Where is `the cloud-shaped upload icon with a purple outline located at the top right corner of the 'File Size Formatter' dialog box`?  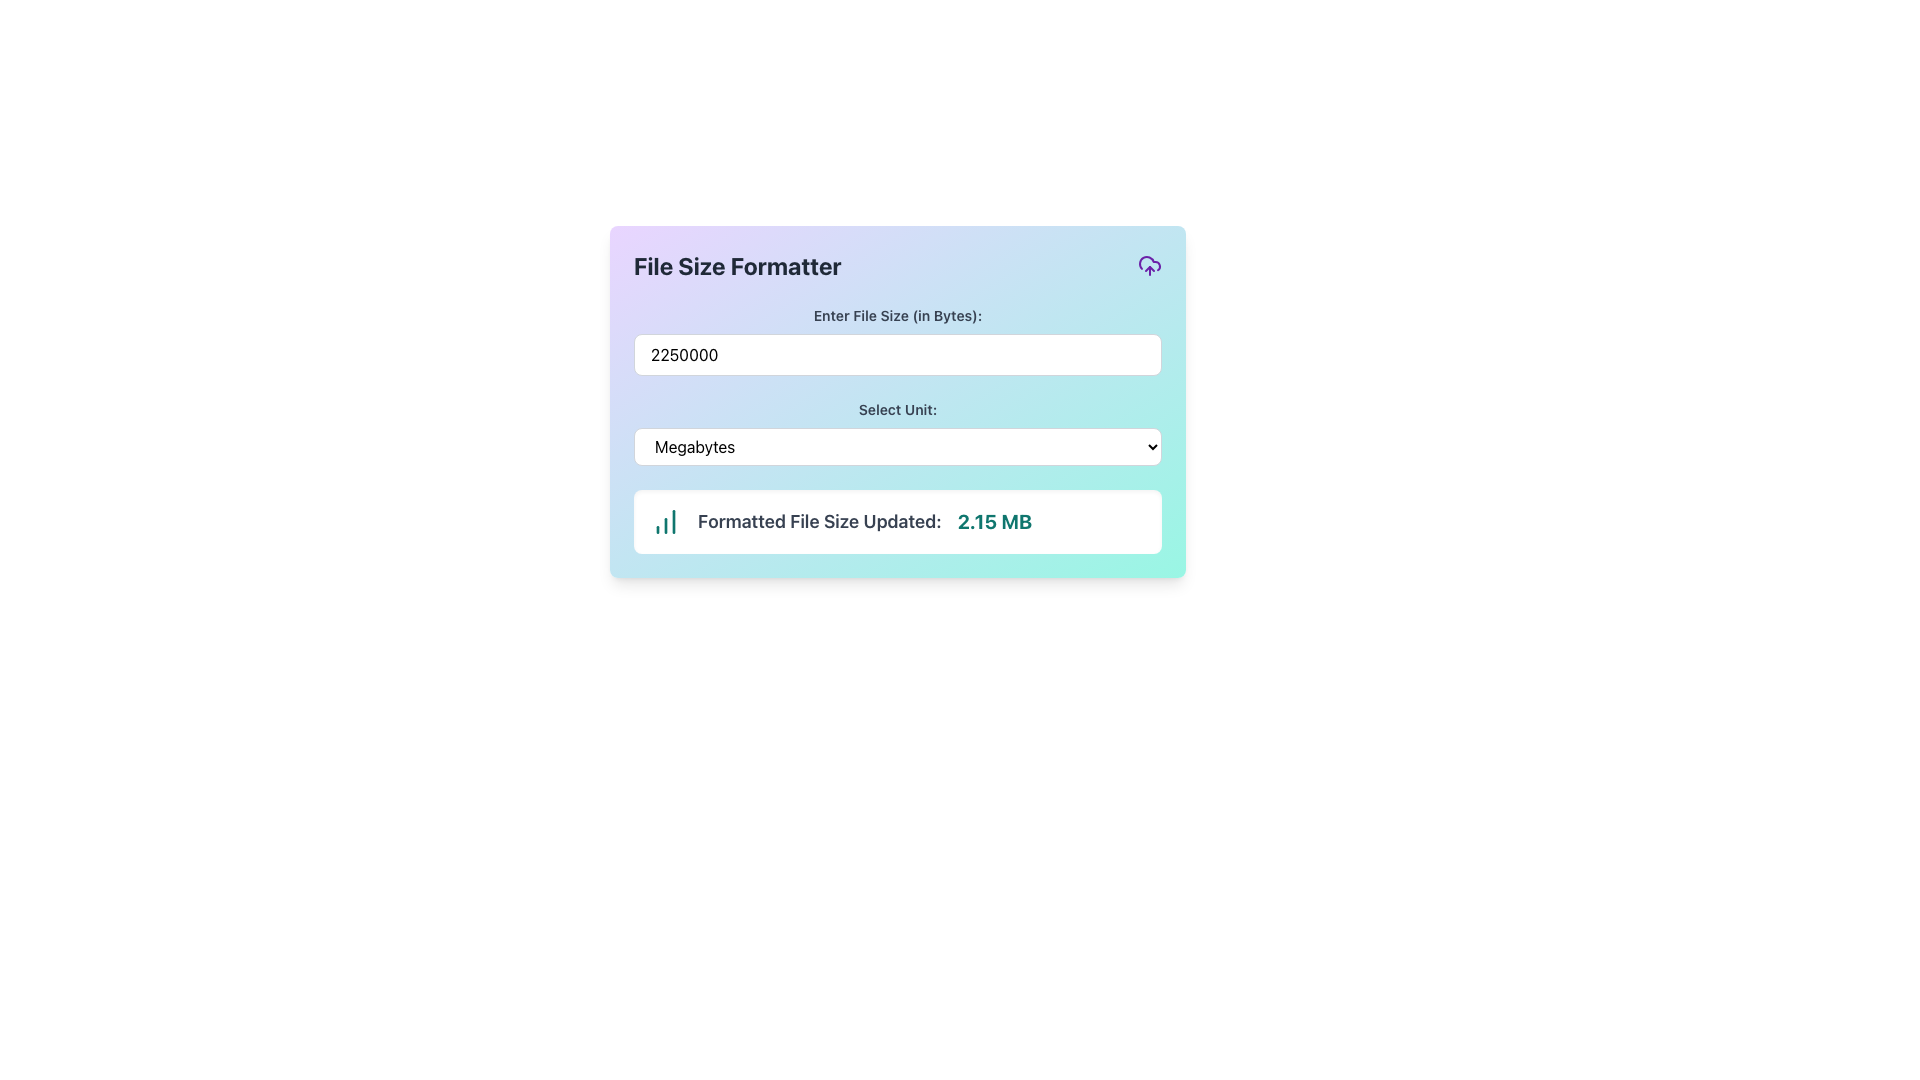
the cloud-shaped upload icon with a purple outline located at the top right corner of the 'File Size Formatter' dialog box is located at coordinates (1150, 265).